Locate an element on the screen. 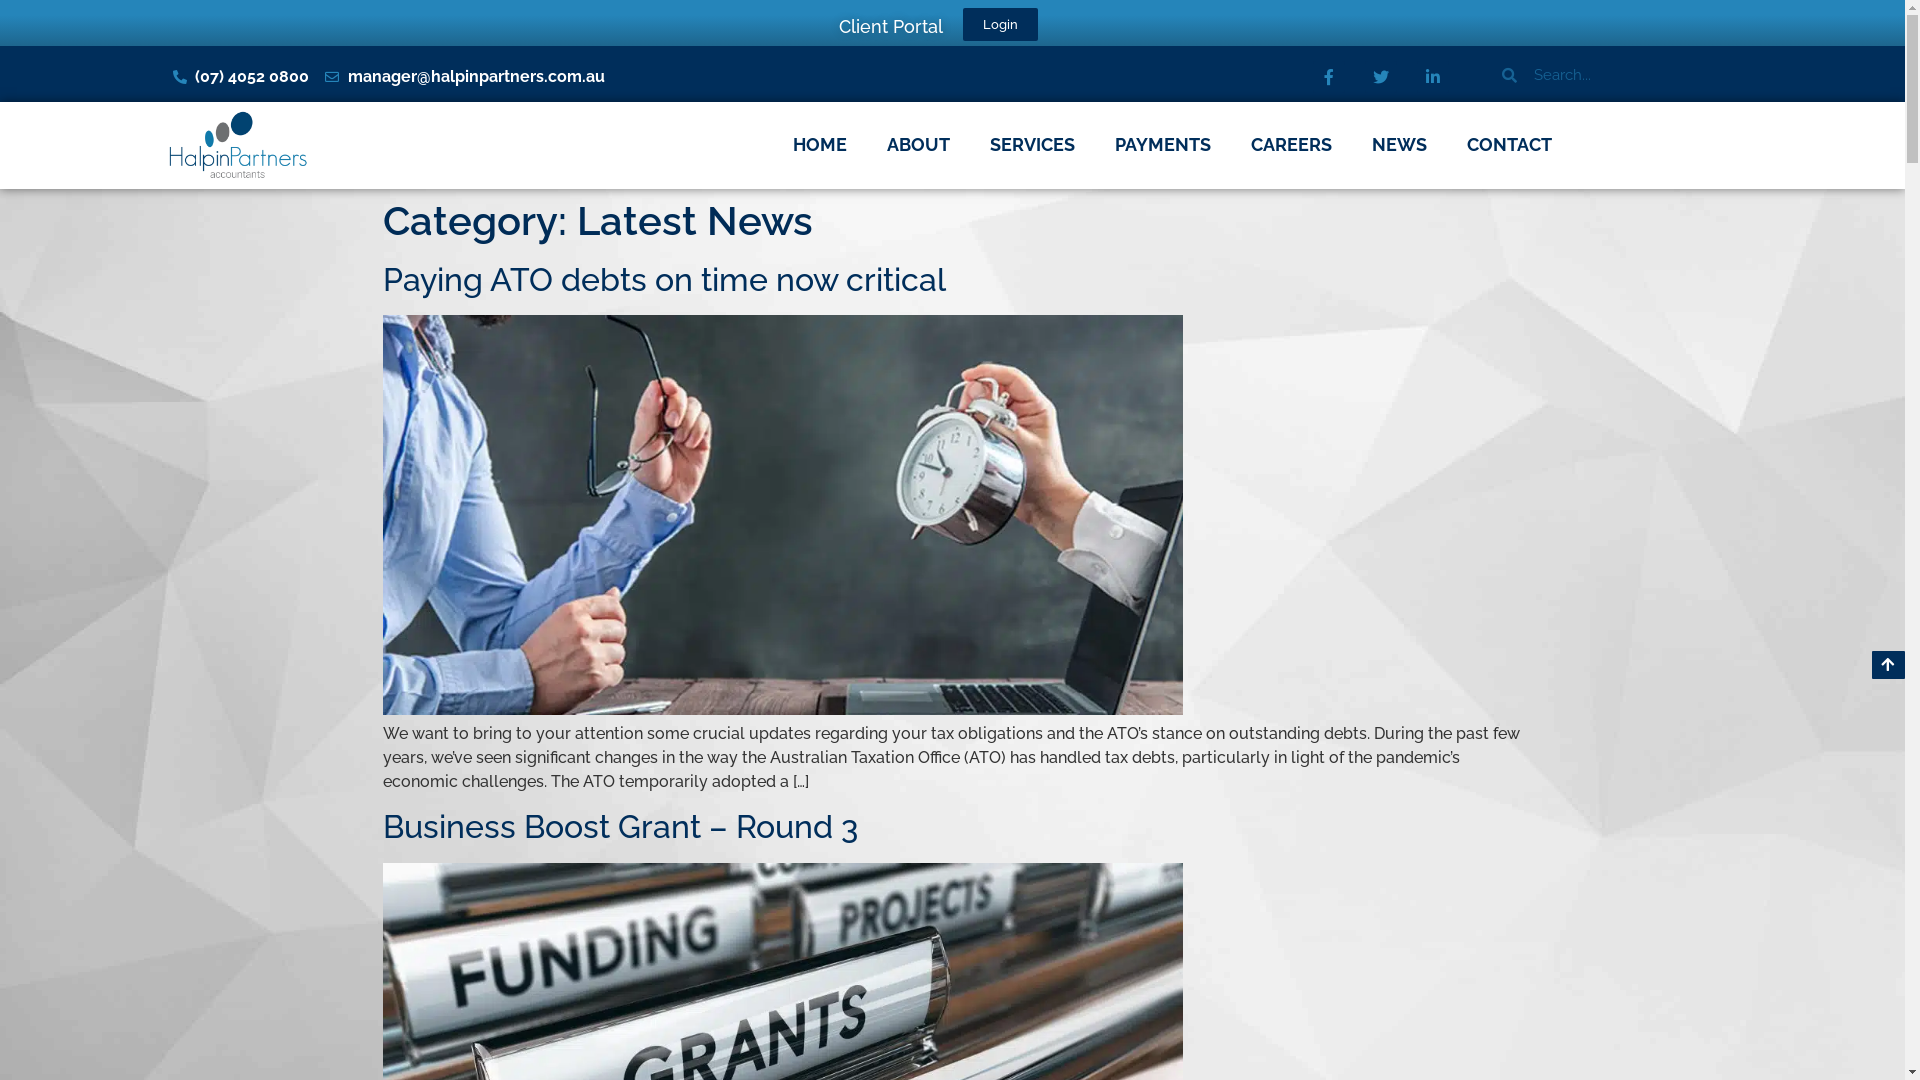 The image size is (1920, 1080). 'manager@halpinpartners.com.au' is located at coordinates (464, 76).